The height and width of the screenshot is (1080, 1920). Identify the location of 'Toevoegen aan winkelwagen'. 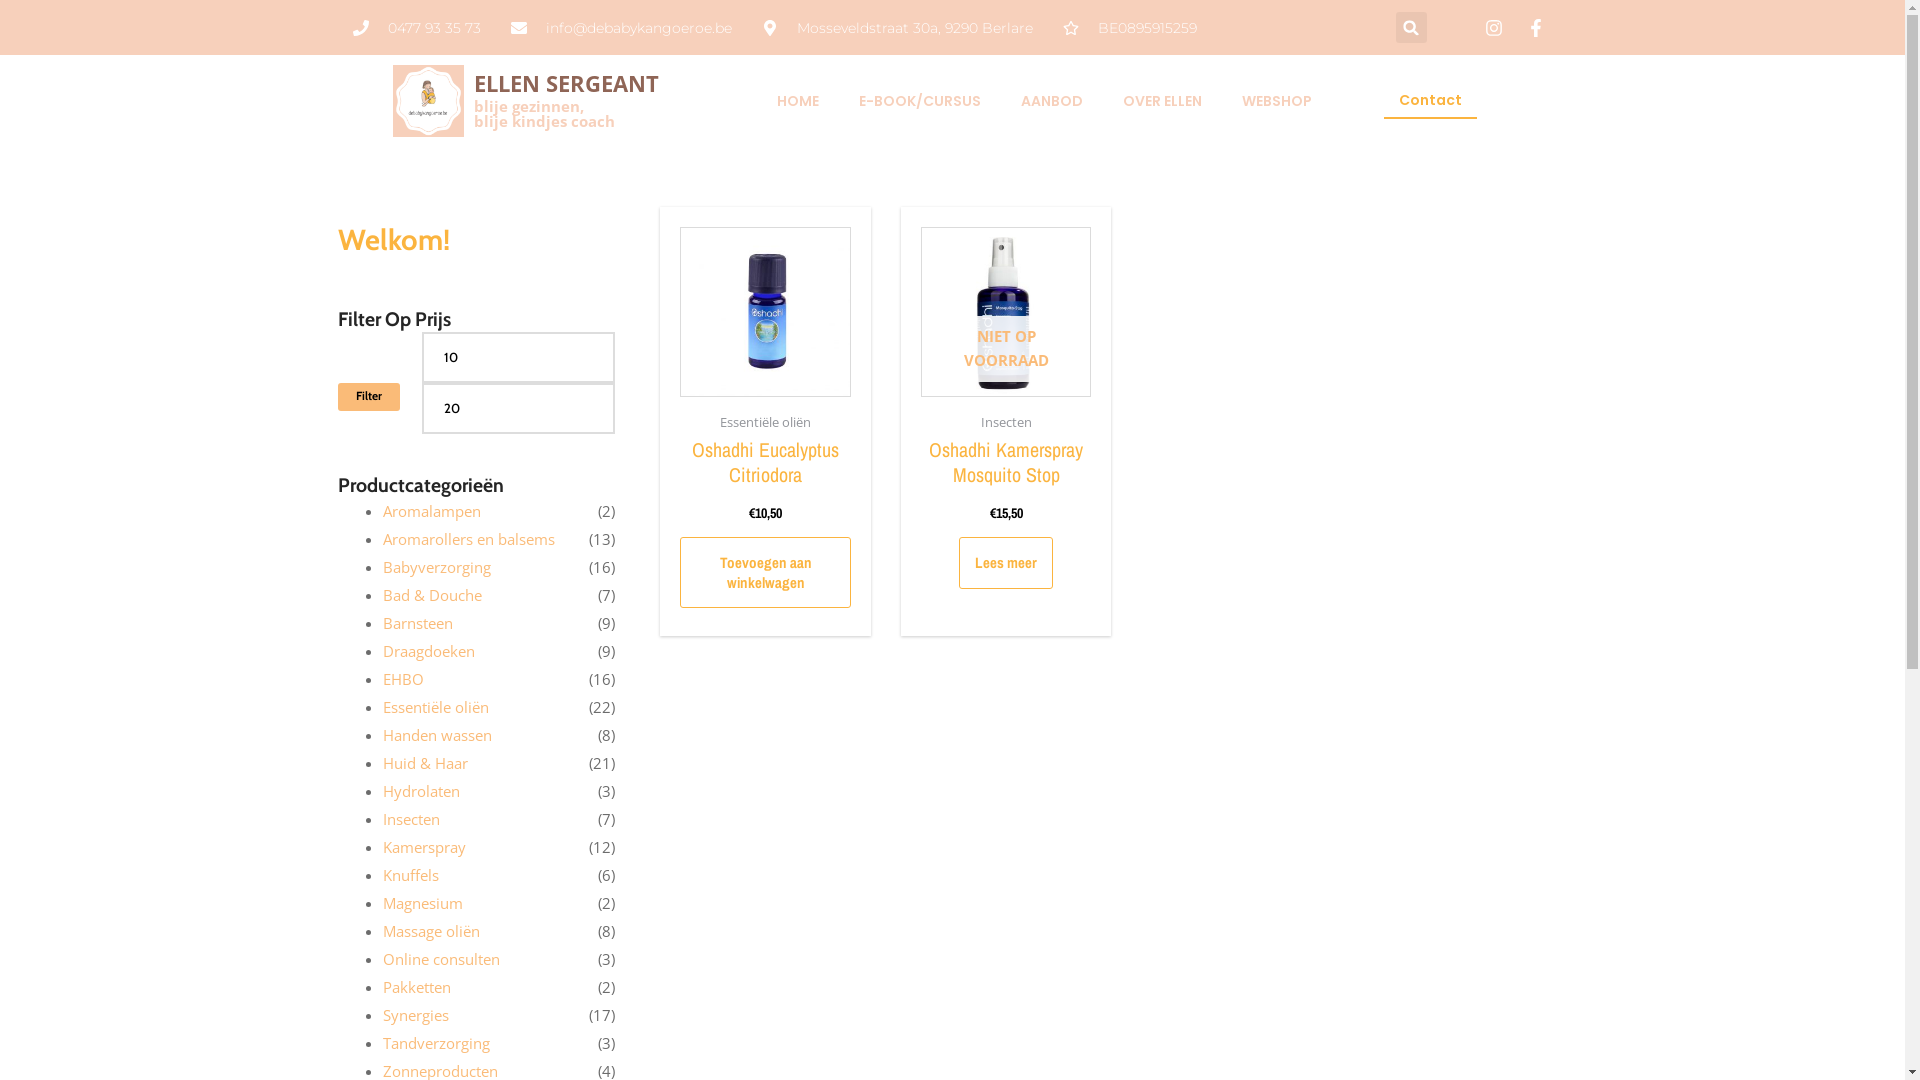
(680, 572).